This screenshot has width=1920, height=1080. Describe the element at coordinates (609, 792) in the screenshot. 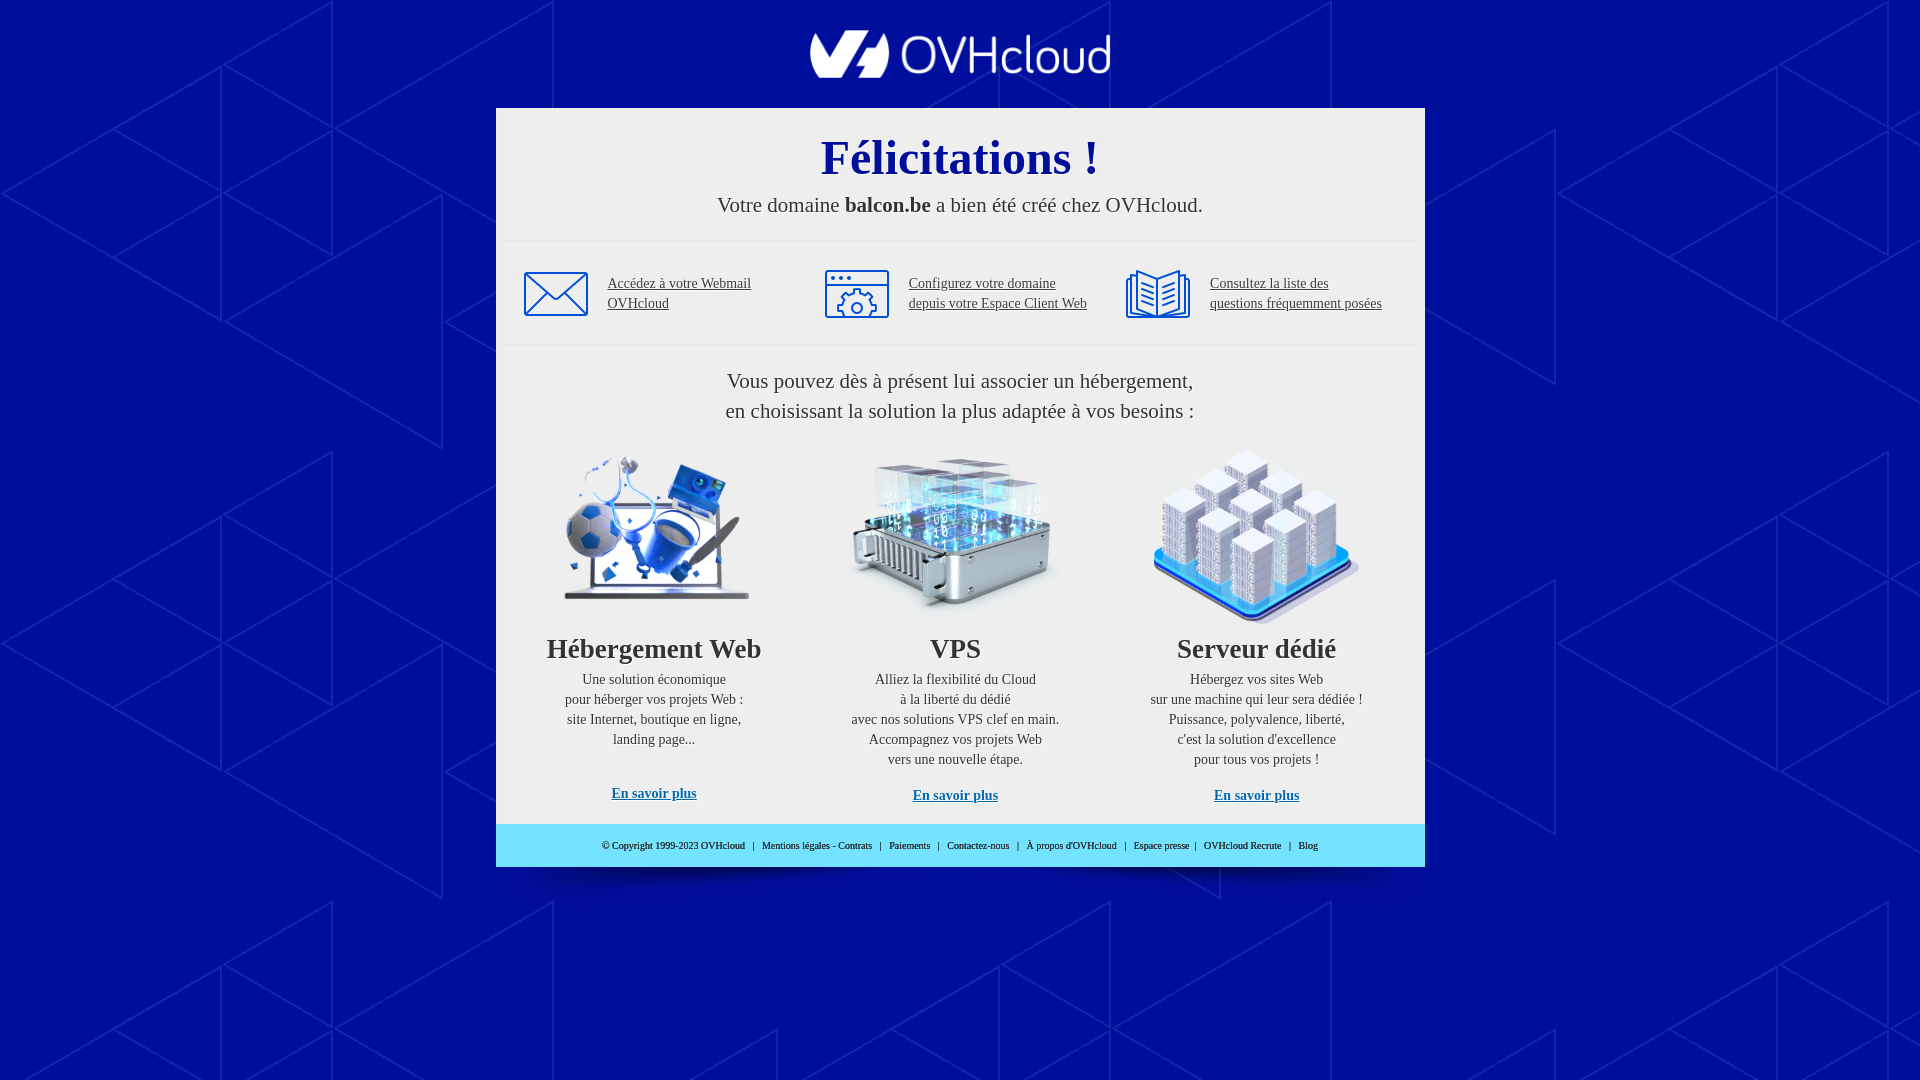

I see `'En savoir plus'` at that location.